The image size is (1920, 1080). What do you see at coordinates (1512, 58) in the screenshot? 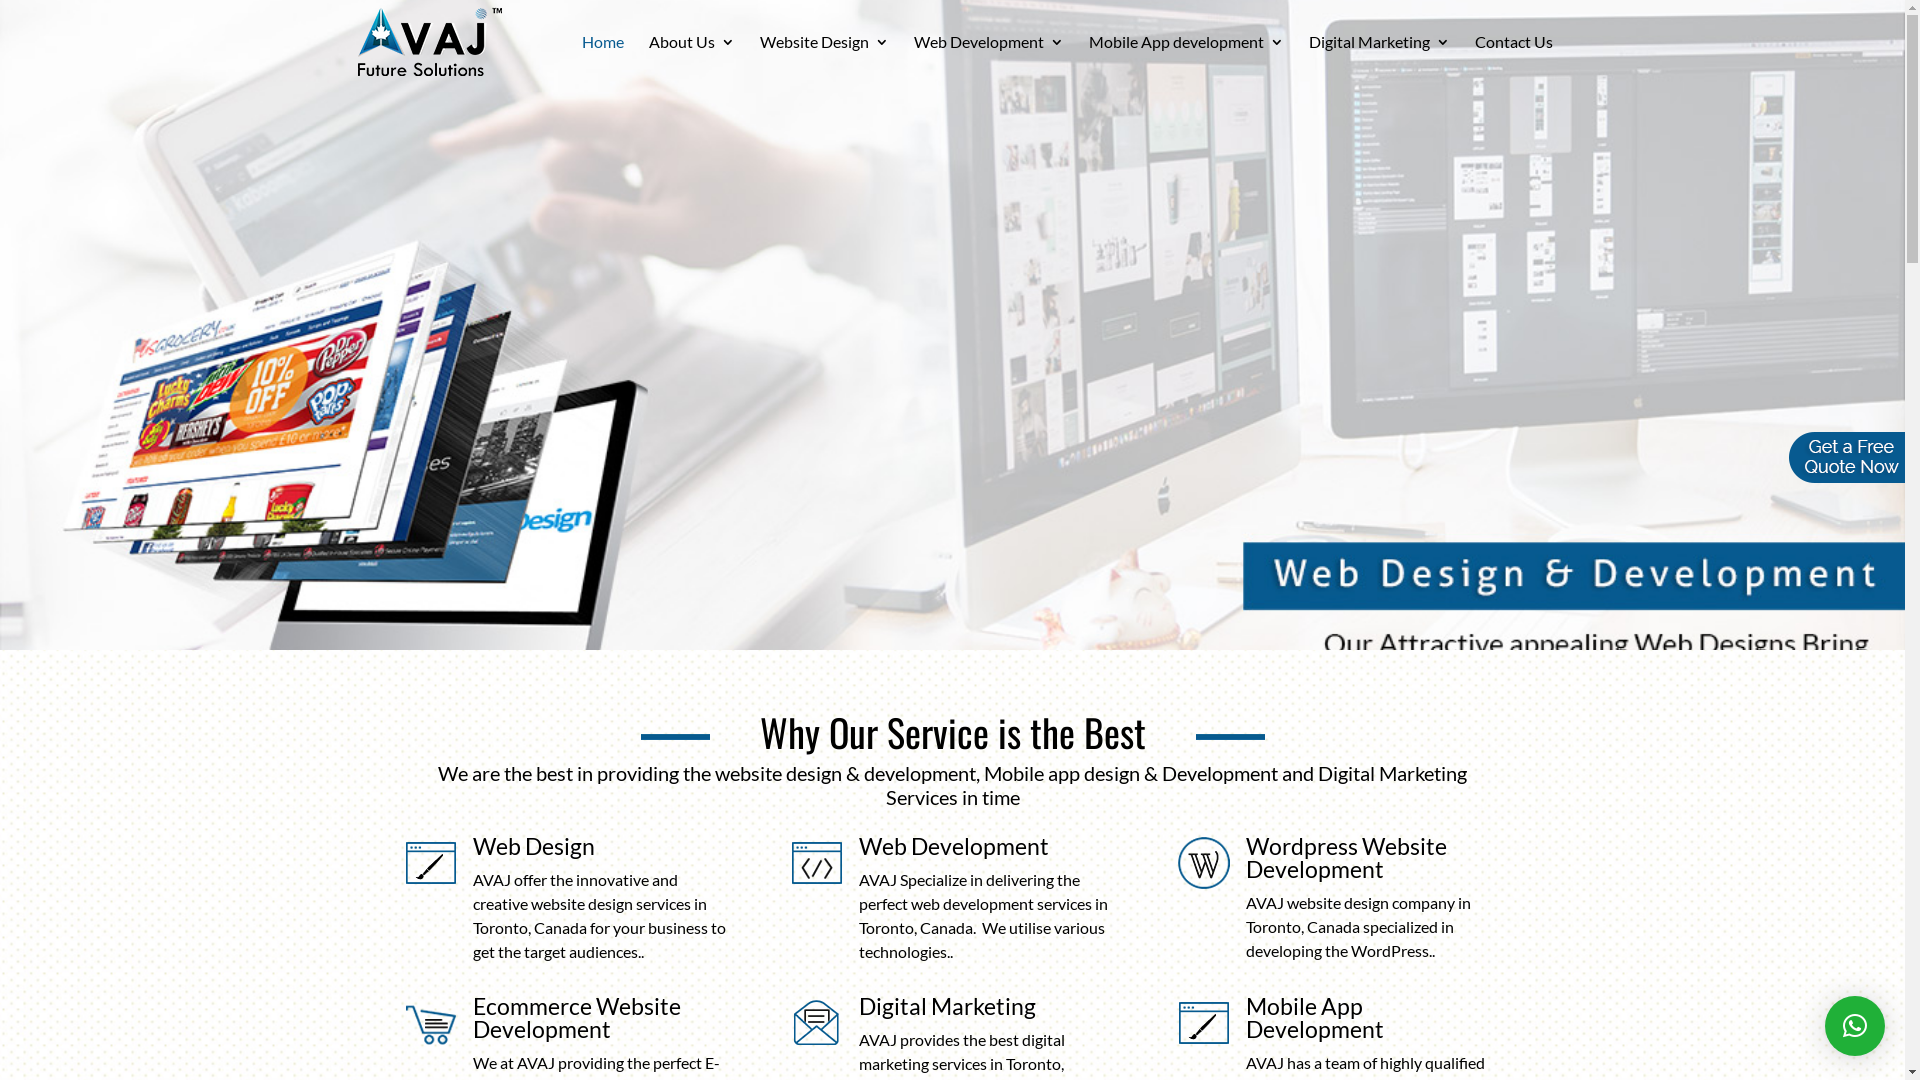
I see `'Contact Us'` at bounding box center [1512, 58].